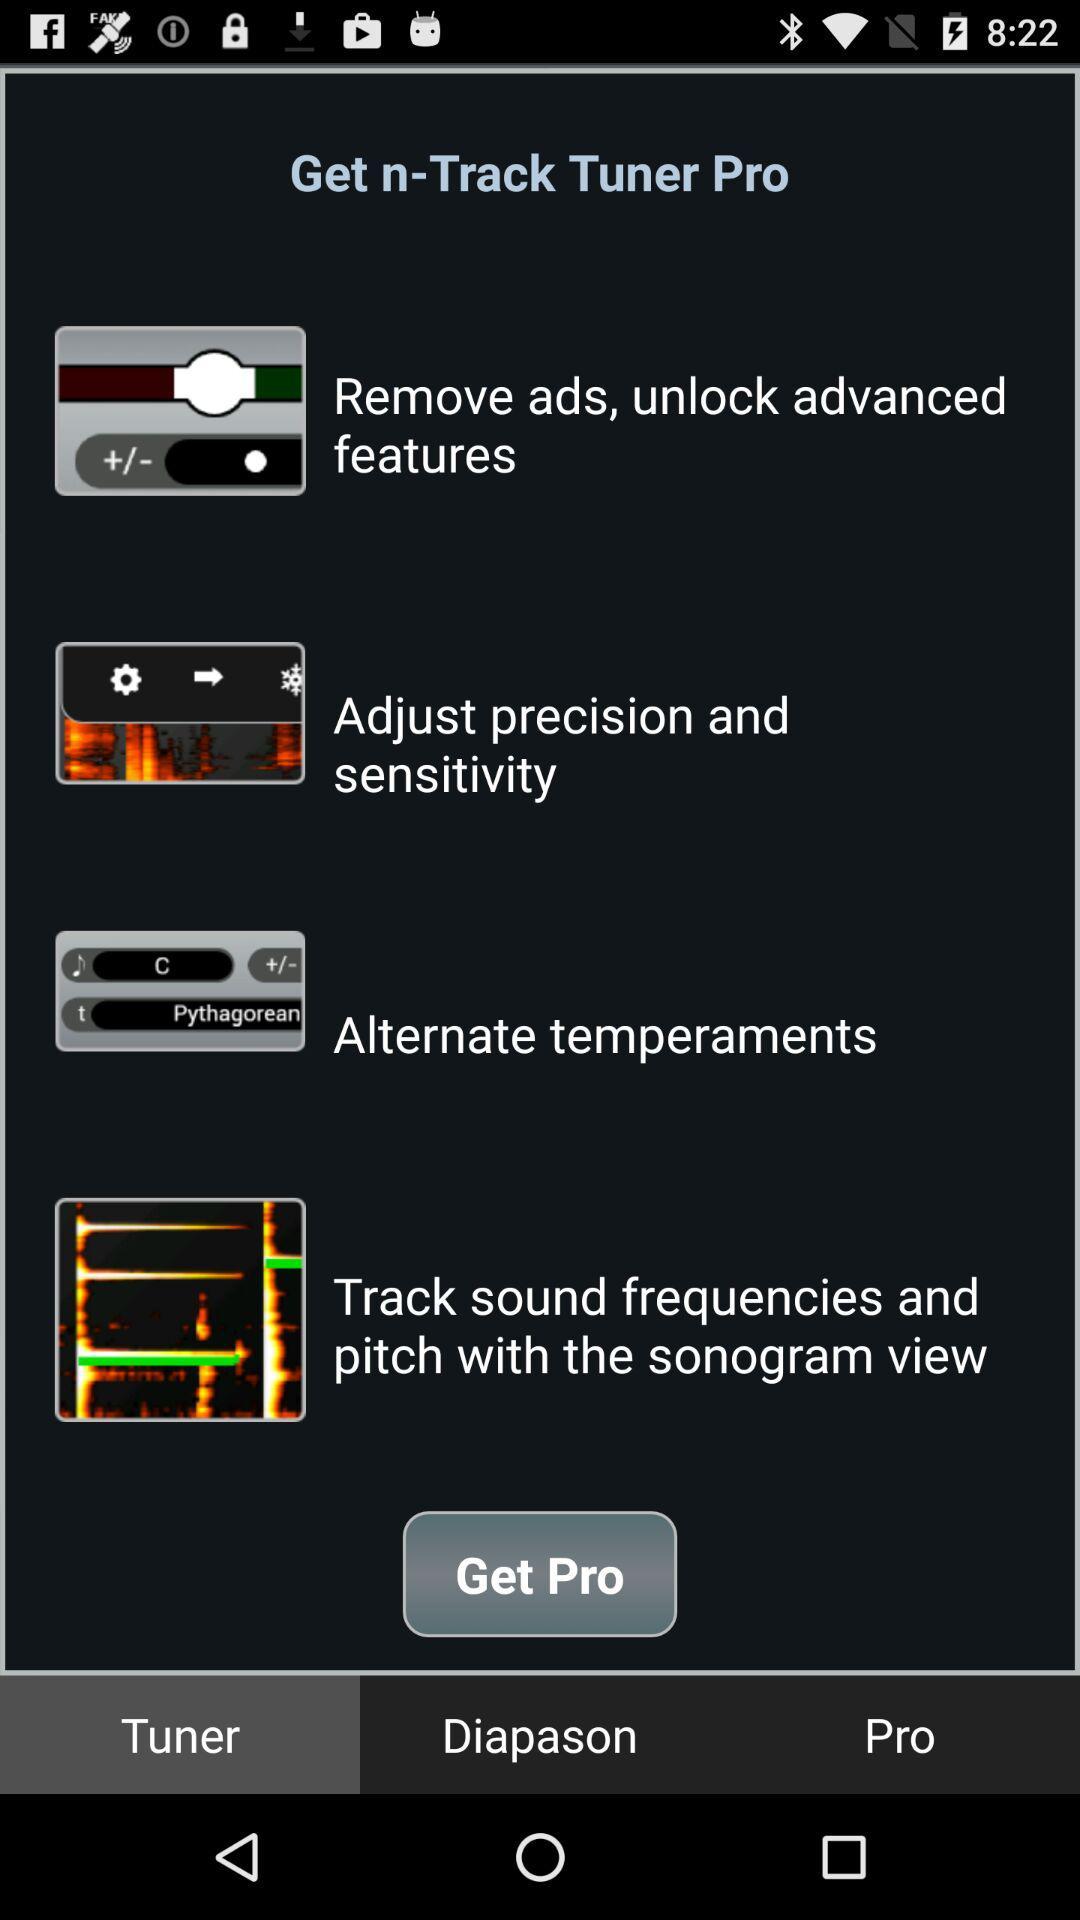 This screenshot has height=1920, width=1080. Describe the element at coordinates (540, 1733) in the screenshot. I see `item next to pro` at that location.